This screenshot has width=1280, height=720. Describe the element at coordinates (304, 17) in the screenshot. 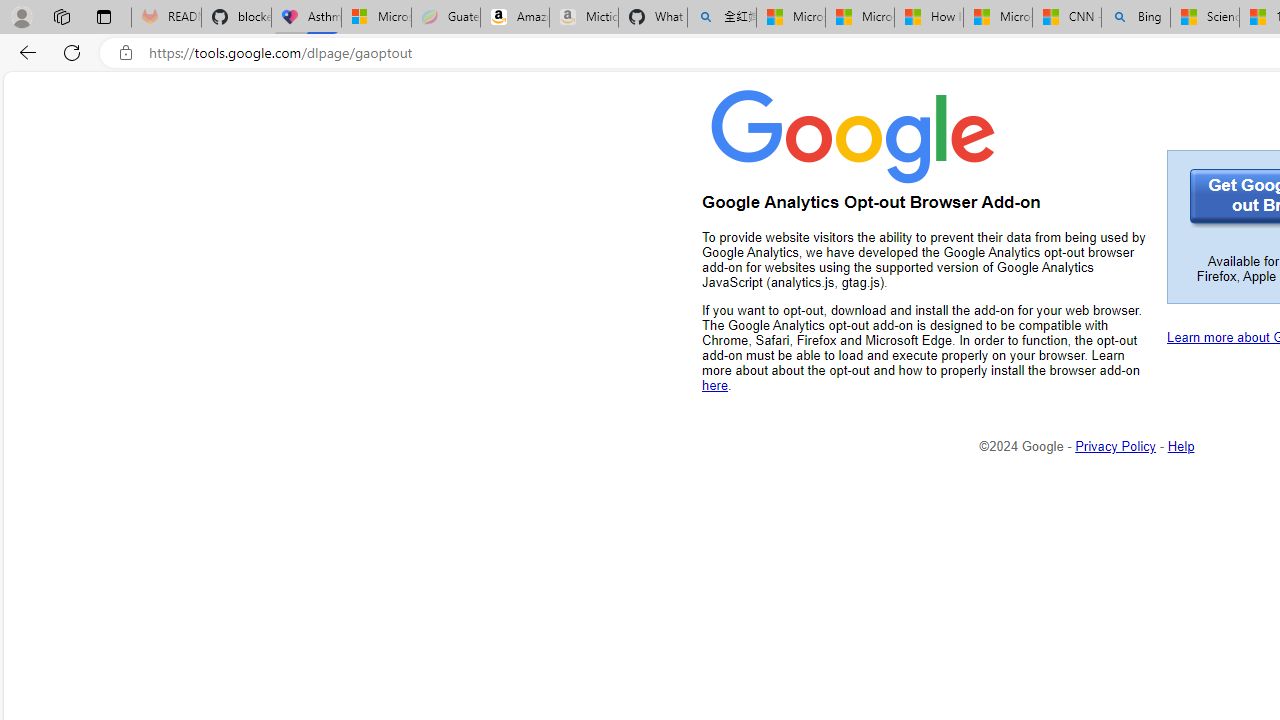

I see `'Asthma Inhalers: Names and Types'` at that location.